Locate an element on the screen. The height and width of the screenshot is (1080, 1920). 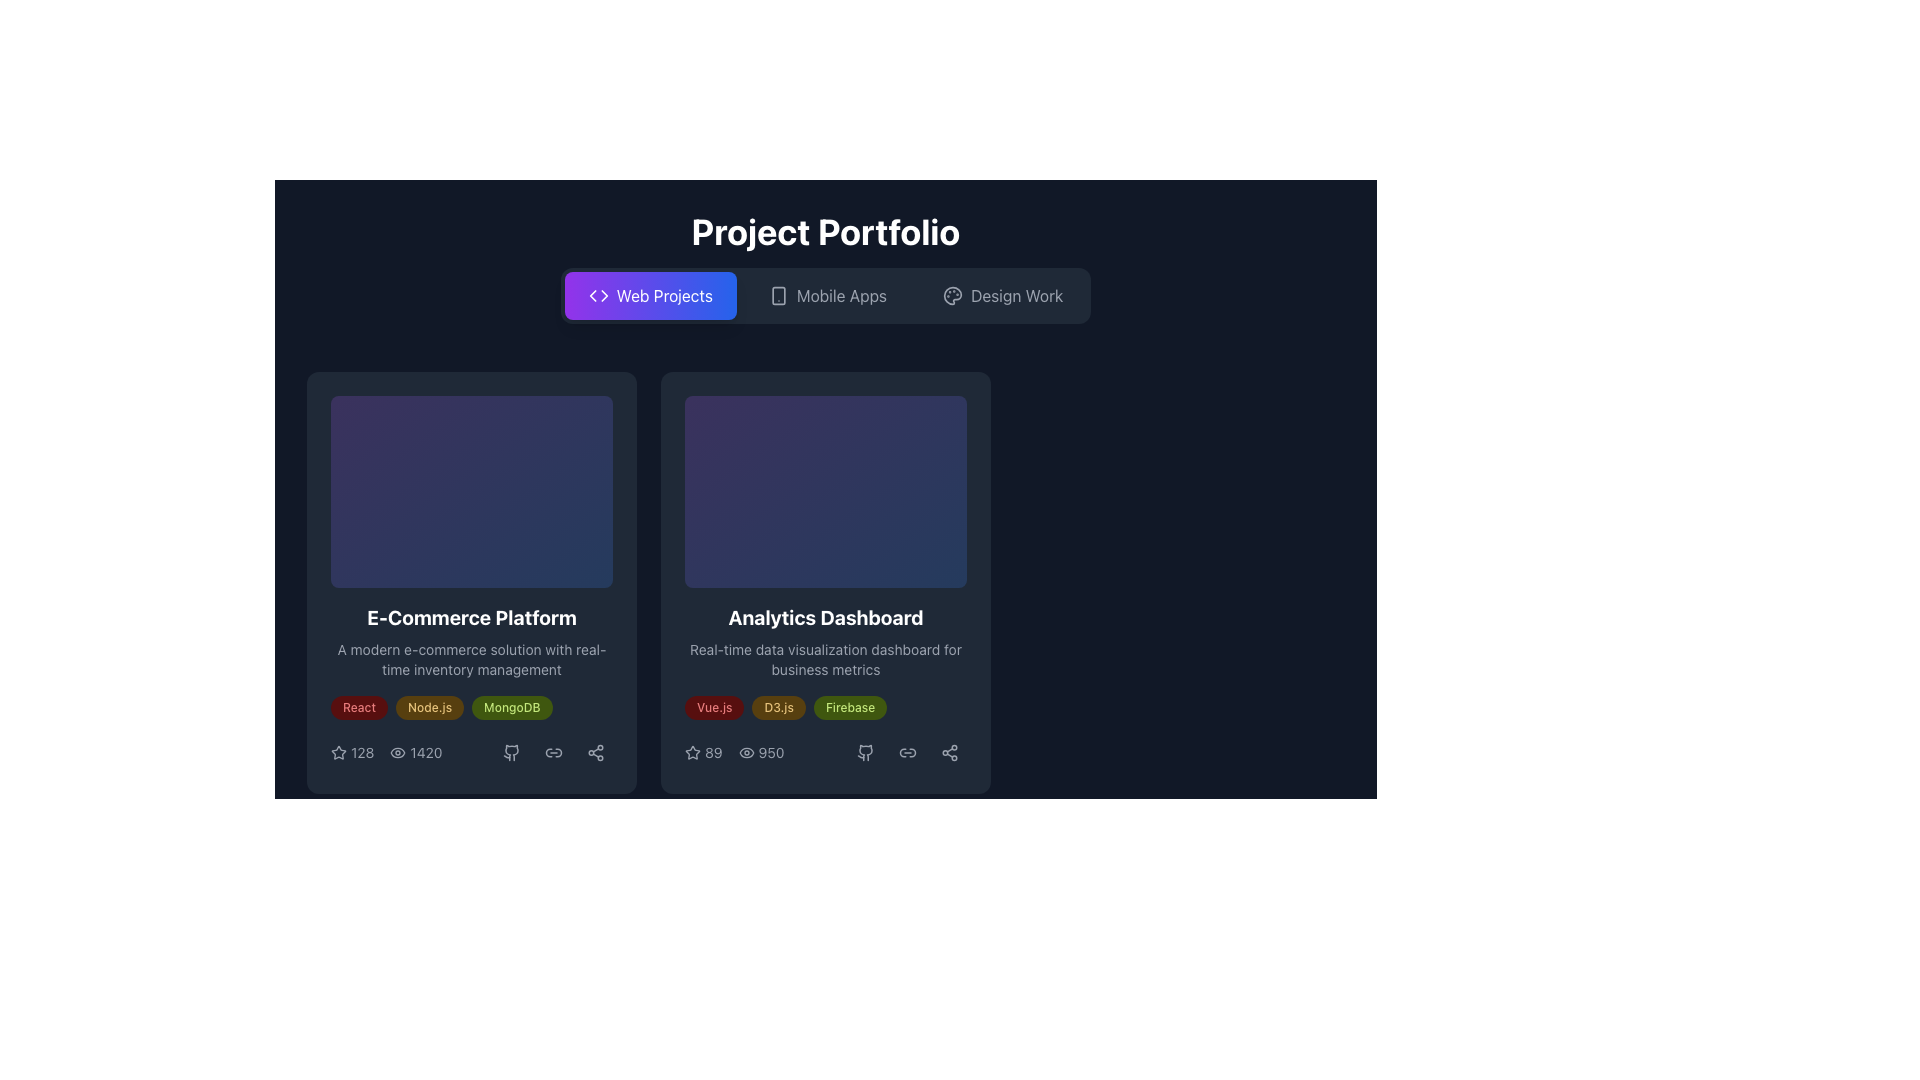
the prominent rectangular Image Box with a gradient background transitioning from purple to blue, which is the first card in a grid of projects is located at coordinates (470, 492).